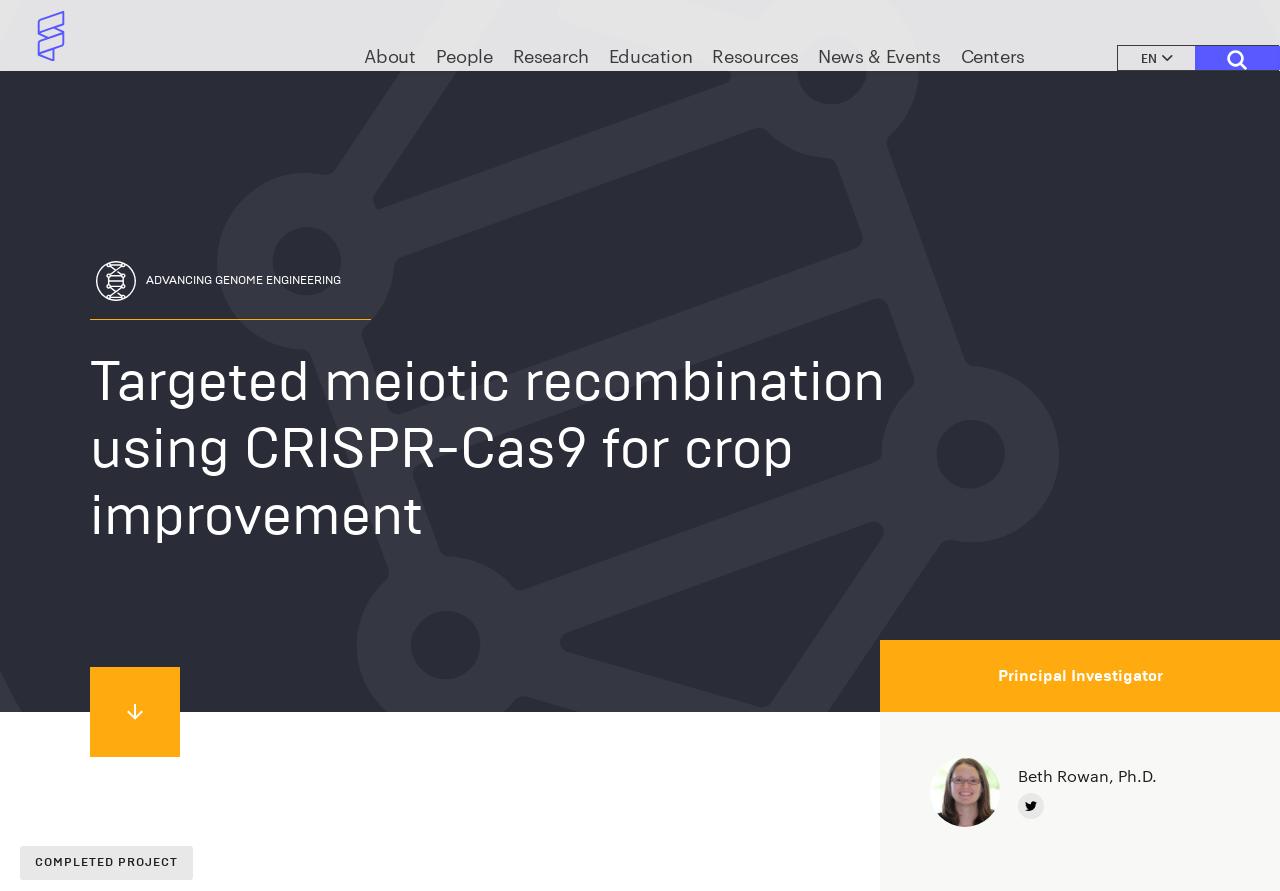  Describe the element at coordinates (649, 81) in the screenshot. I see `'Education'` at that location.